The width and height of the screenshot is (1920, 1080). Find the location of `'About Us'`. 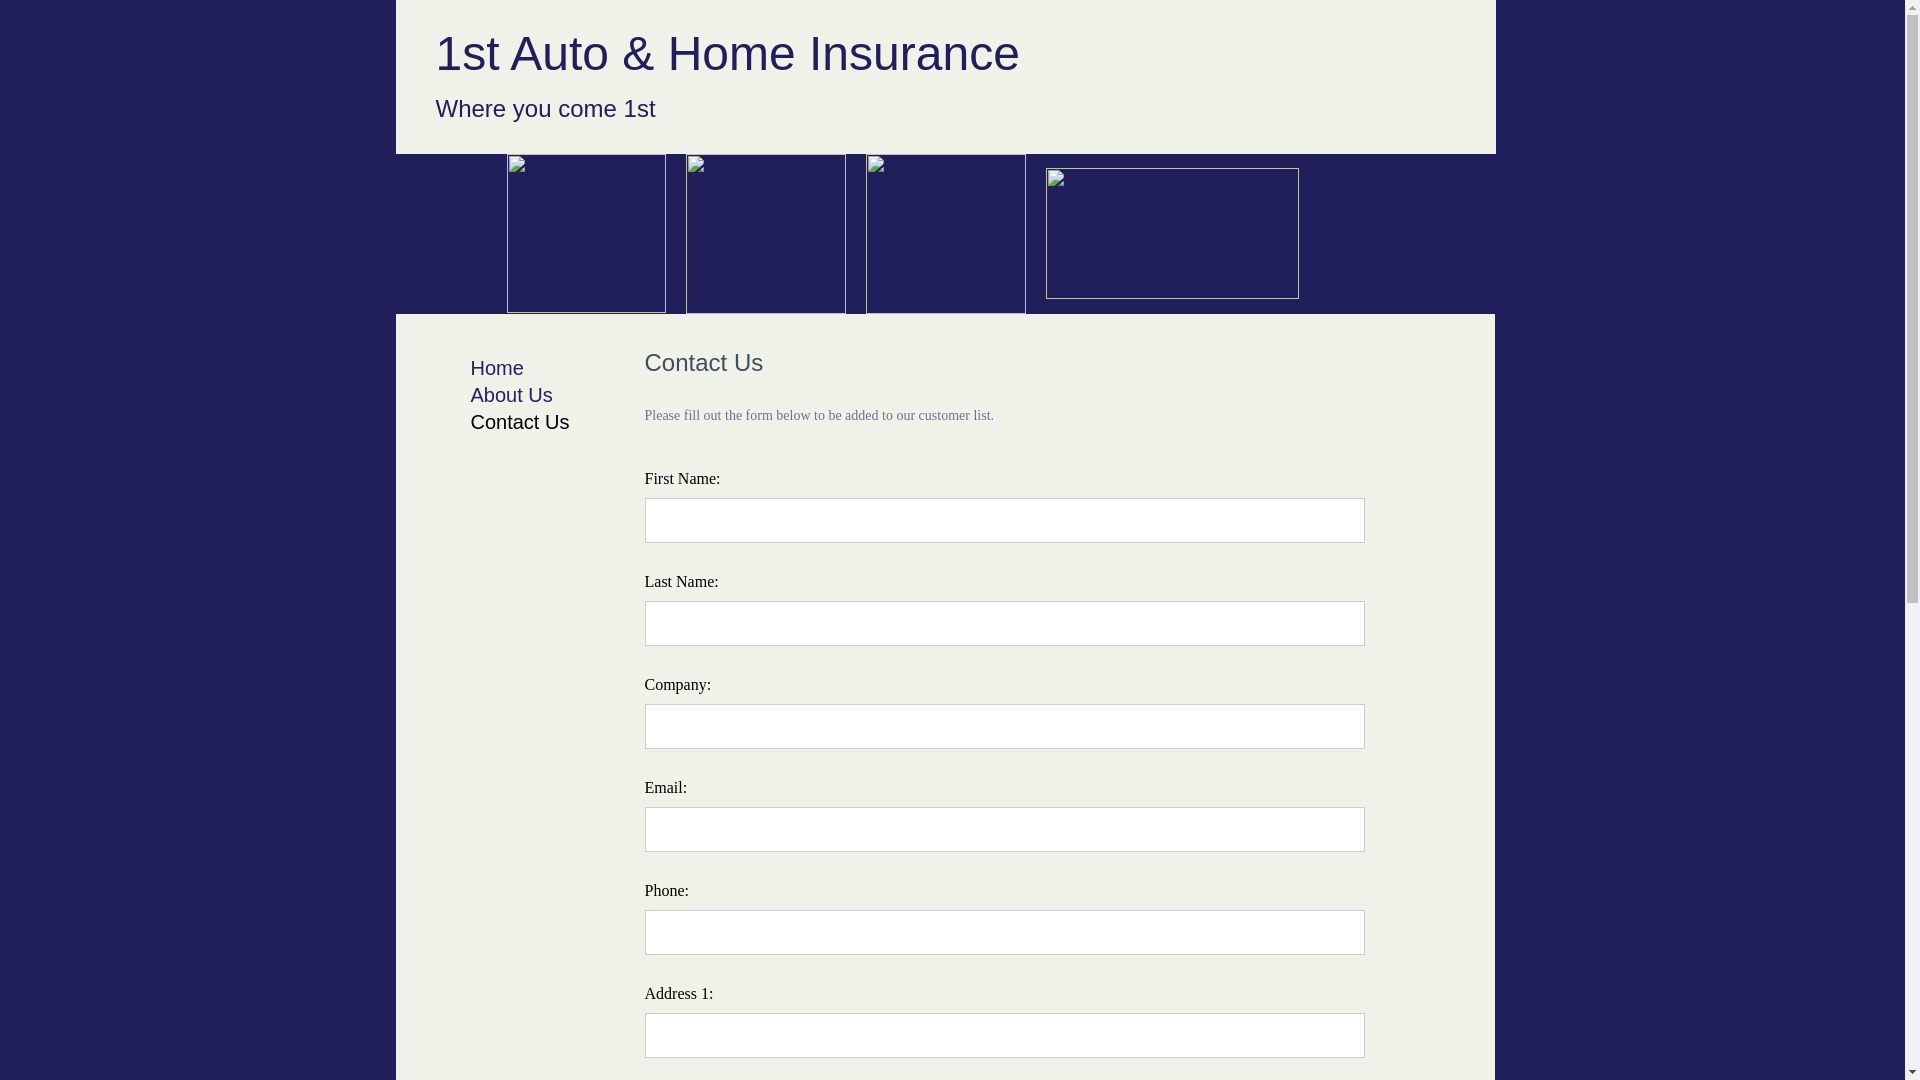

'About Us' is located at coordinates (510, 394).